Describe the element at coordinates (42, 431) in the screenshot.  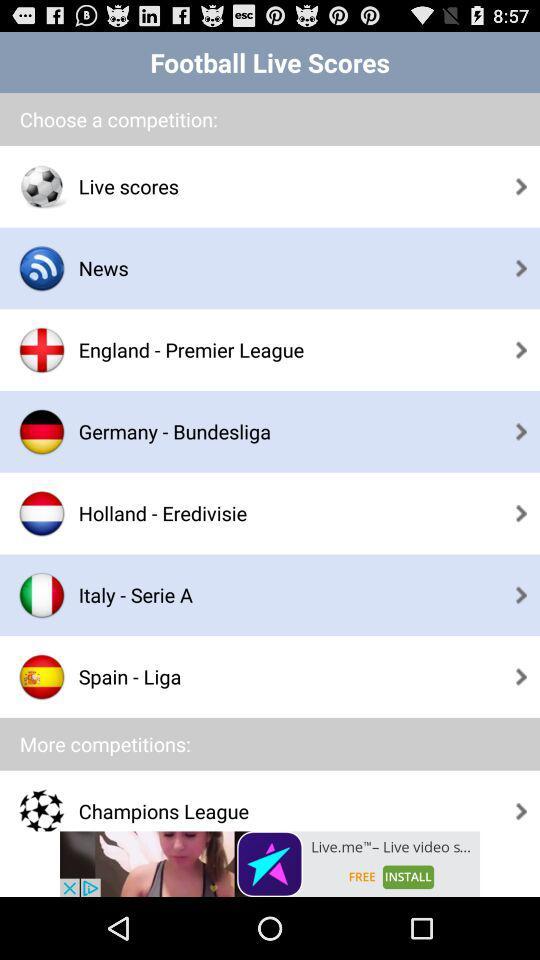
I see `move to the fourth icon from the top` at that location.